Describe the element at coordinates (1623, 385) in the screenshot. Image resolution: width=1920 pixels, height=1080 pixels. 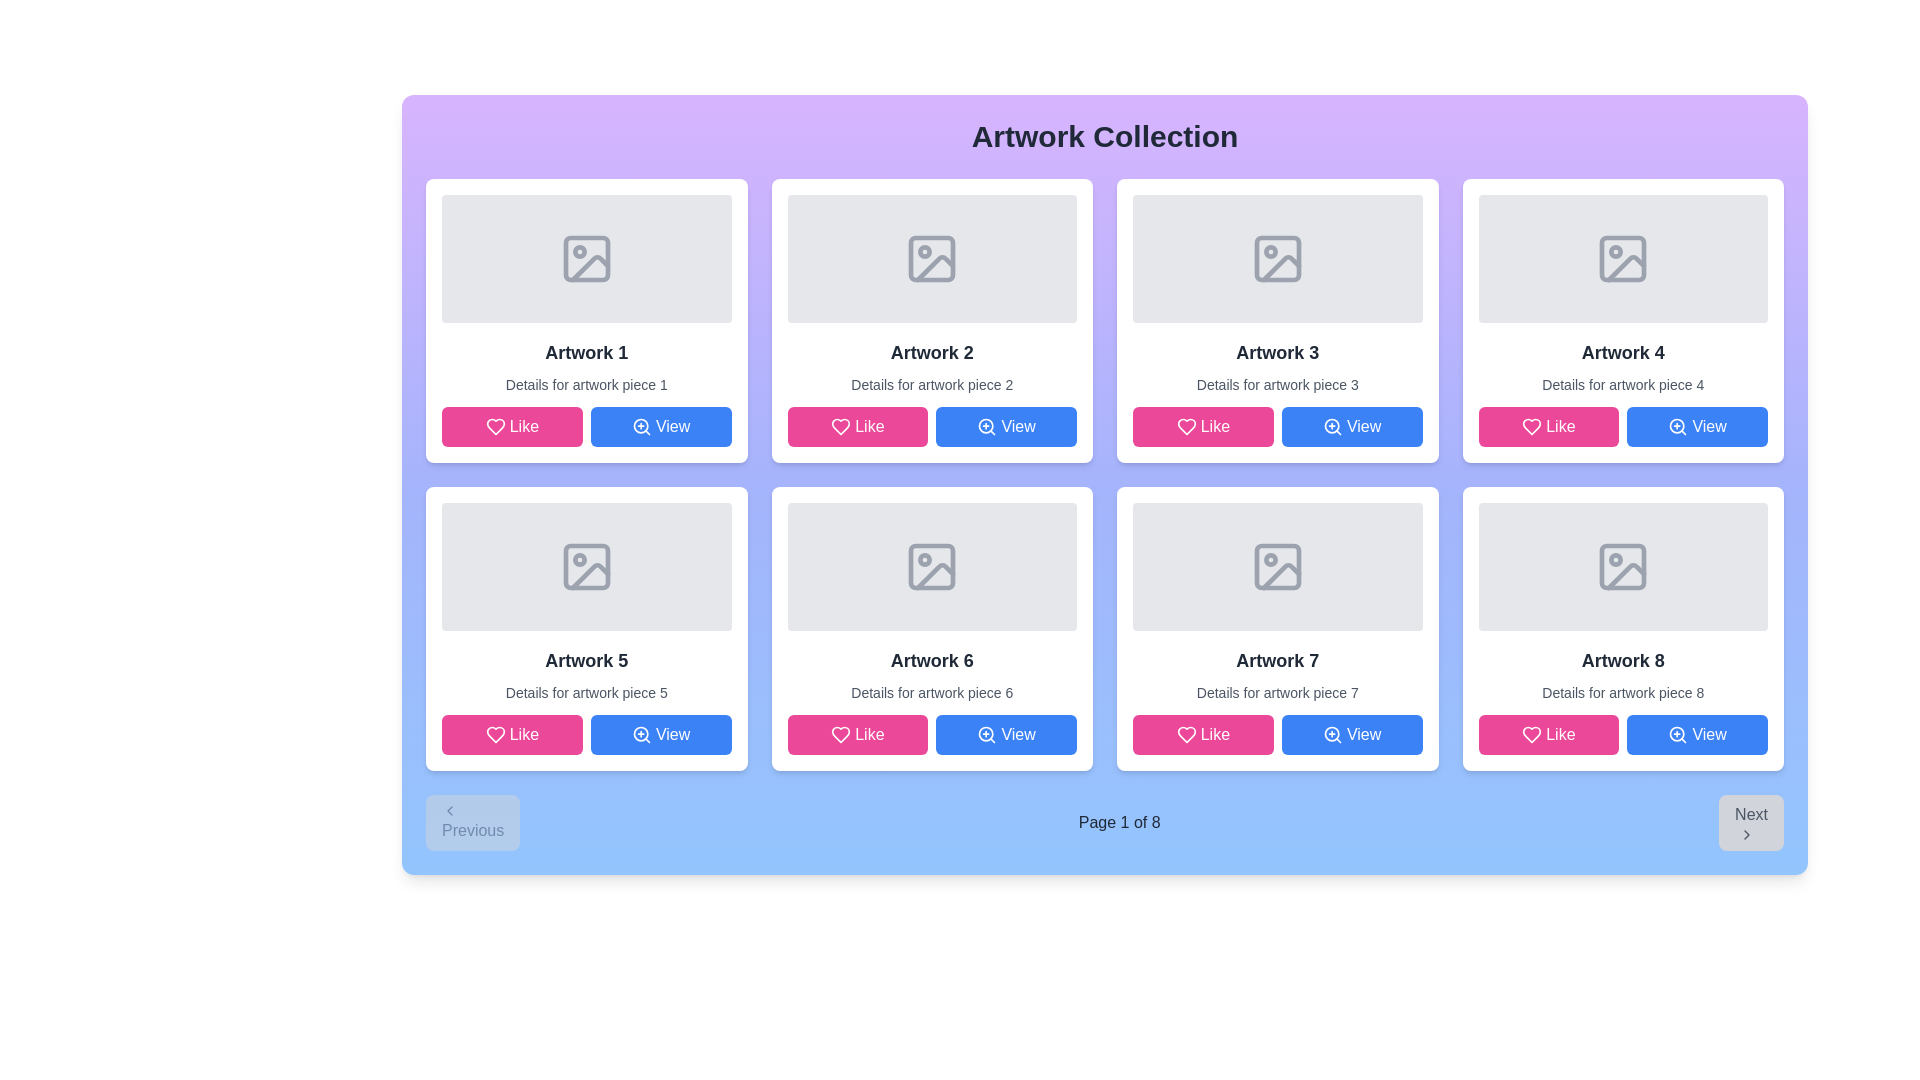
I see `the Text label that provides details related to 'Artwork 4', positioned below the title and above the action buttons` at that location.